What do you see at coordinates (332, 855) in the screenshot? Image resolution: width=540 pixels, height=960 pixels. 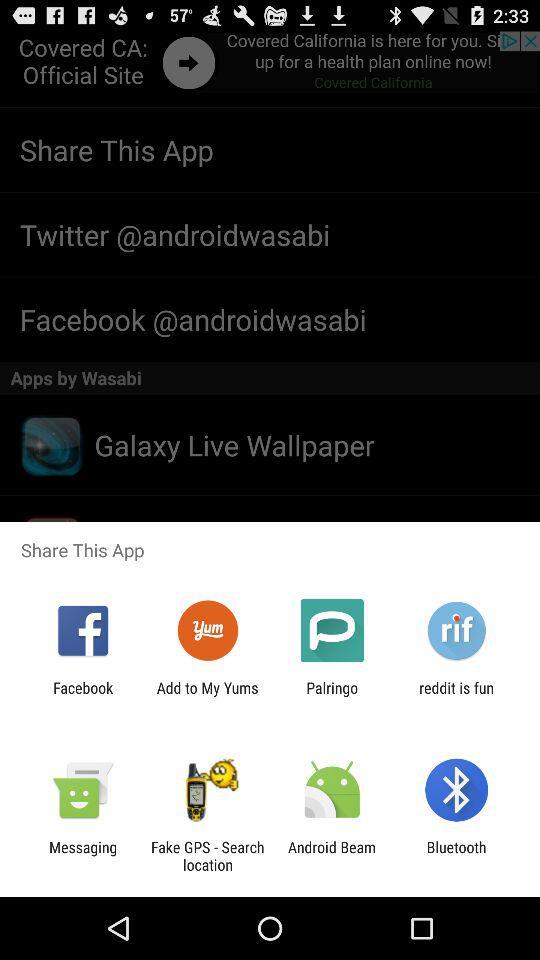 I see `item to the right of fake gps search icon` at bounding box center [332, 855].